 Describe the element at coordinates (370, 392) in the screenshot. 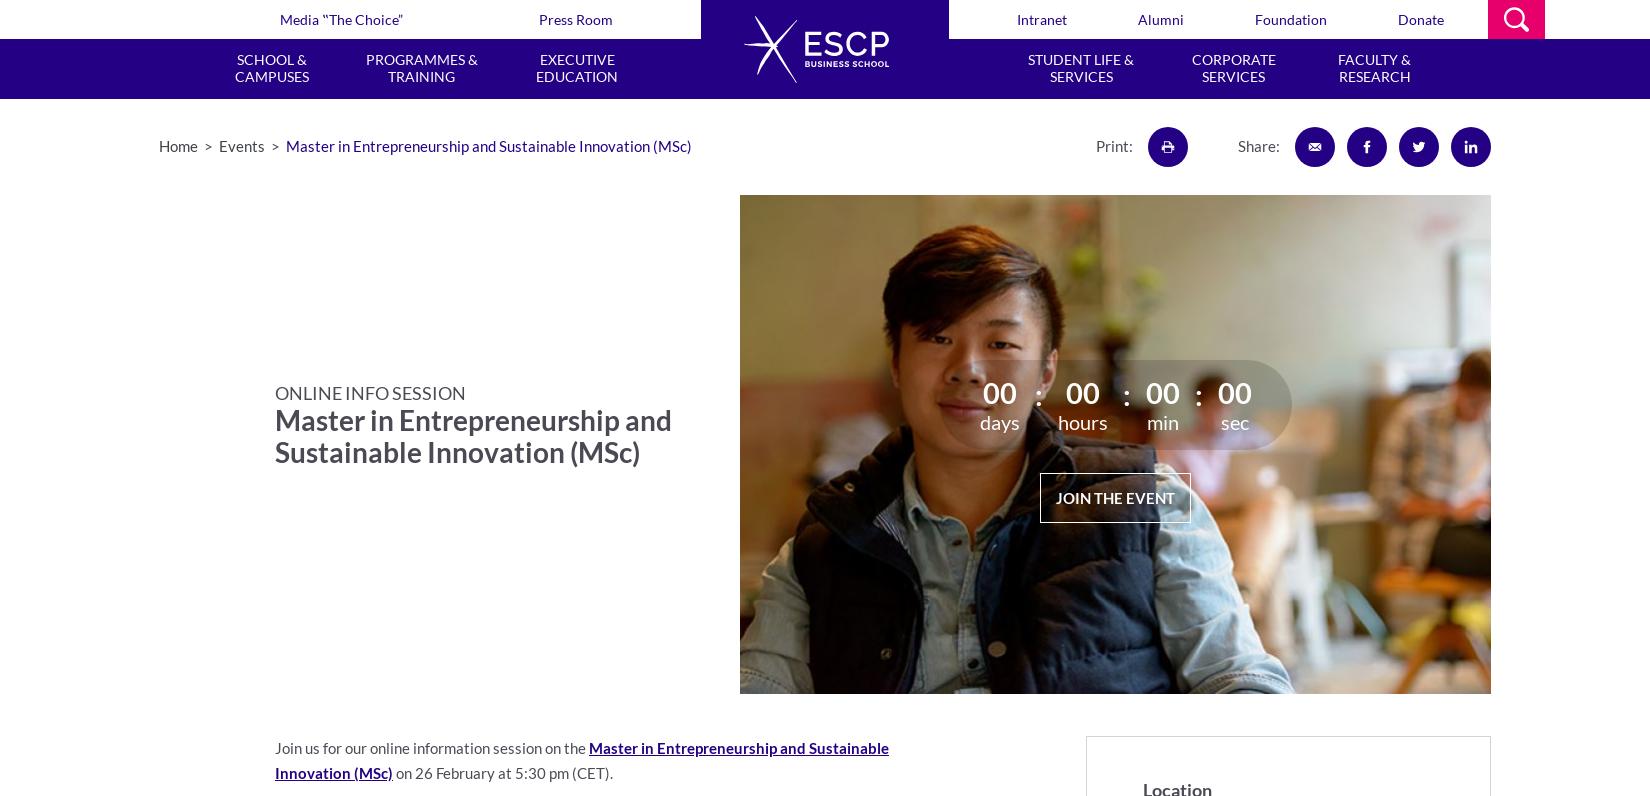

I see `'ONLINE INFO SESSION'` at that location.